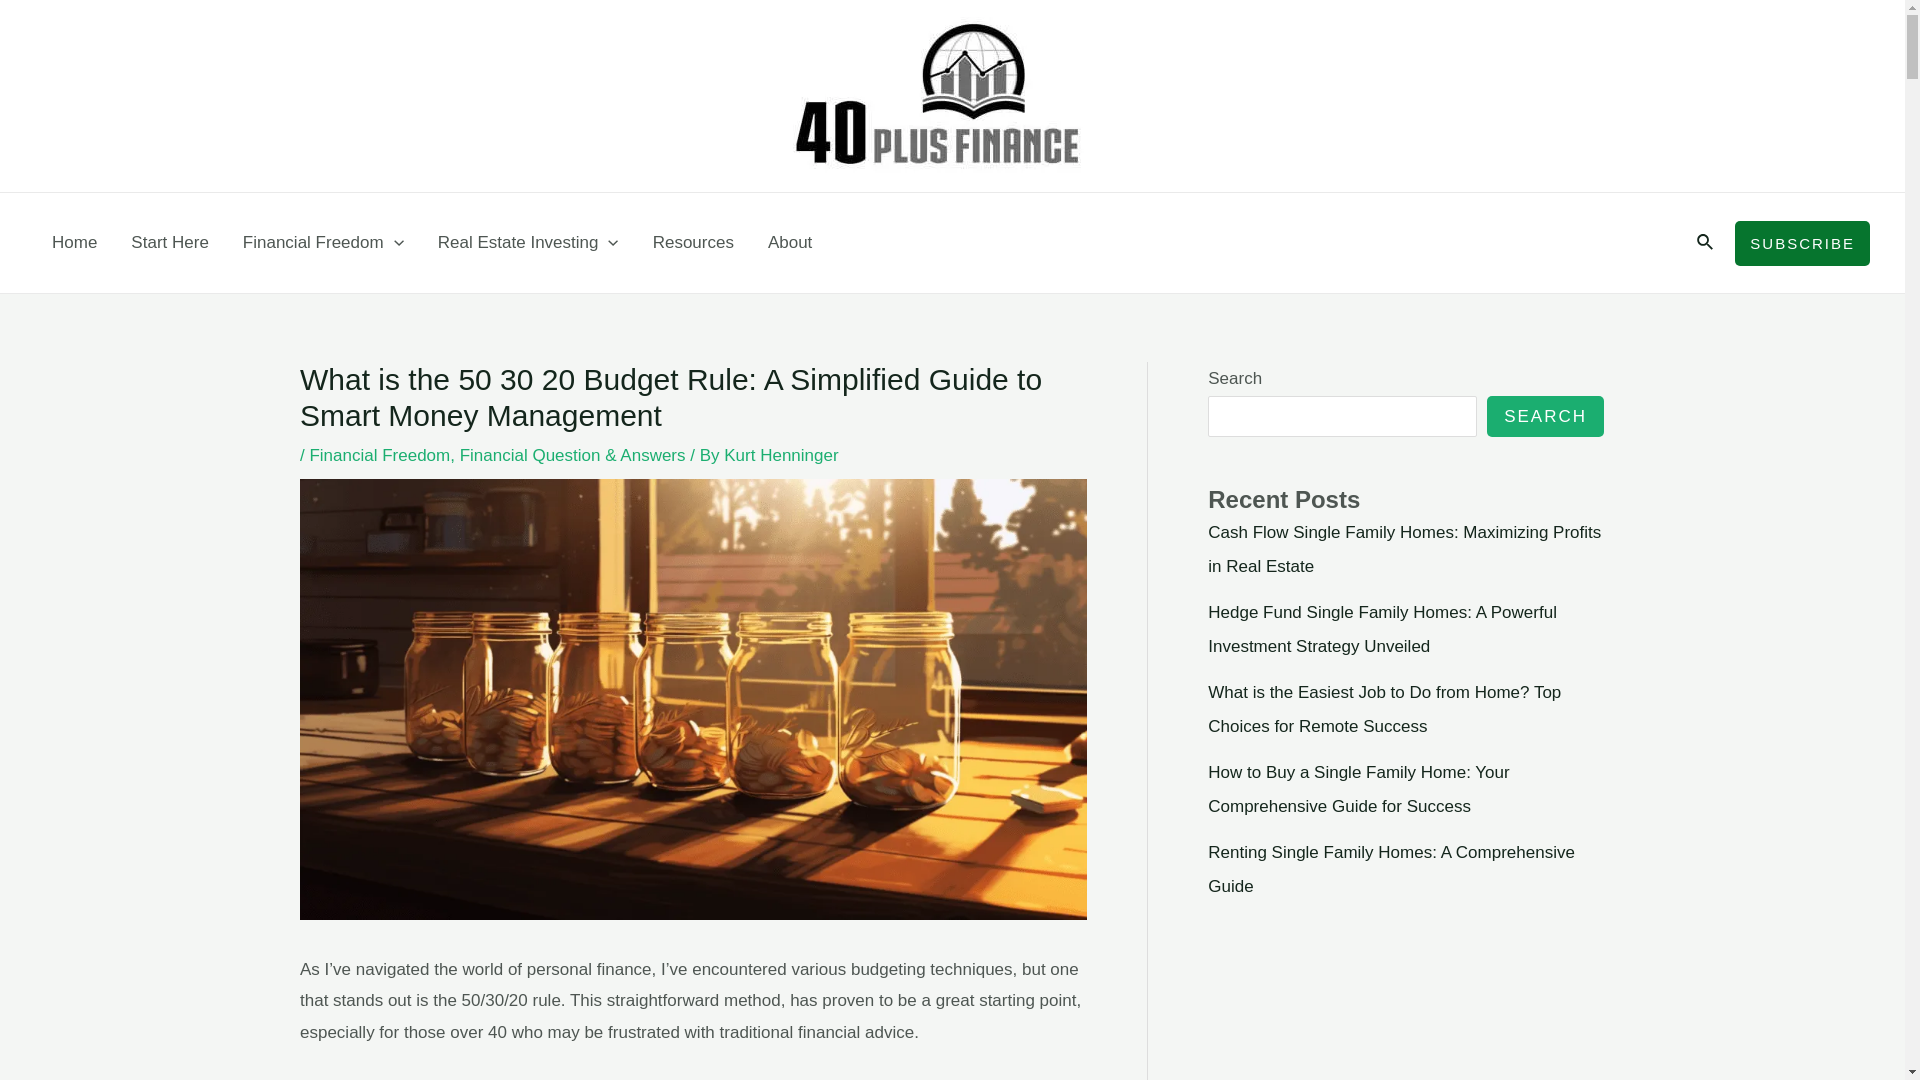 The height and width of the screenshot is (1080, 1920). I want to click on 'Renting Single Family Homes: A Comprehensive Guide', so click(1390, 868).